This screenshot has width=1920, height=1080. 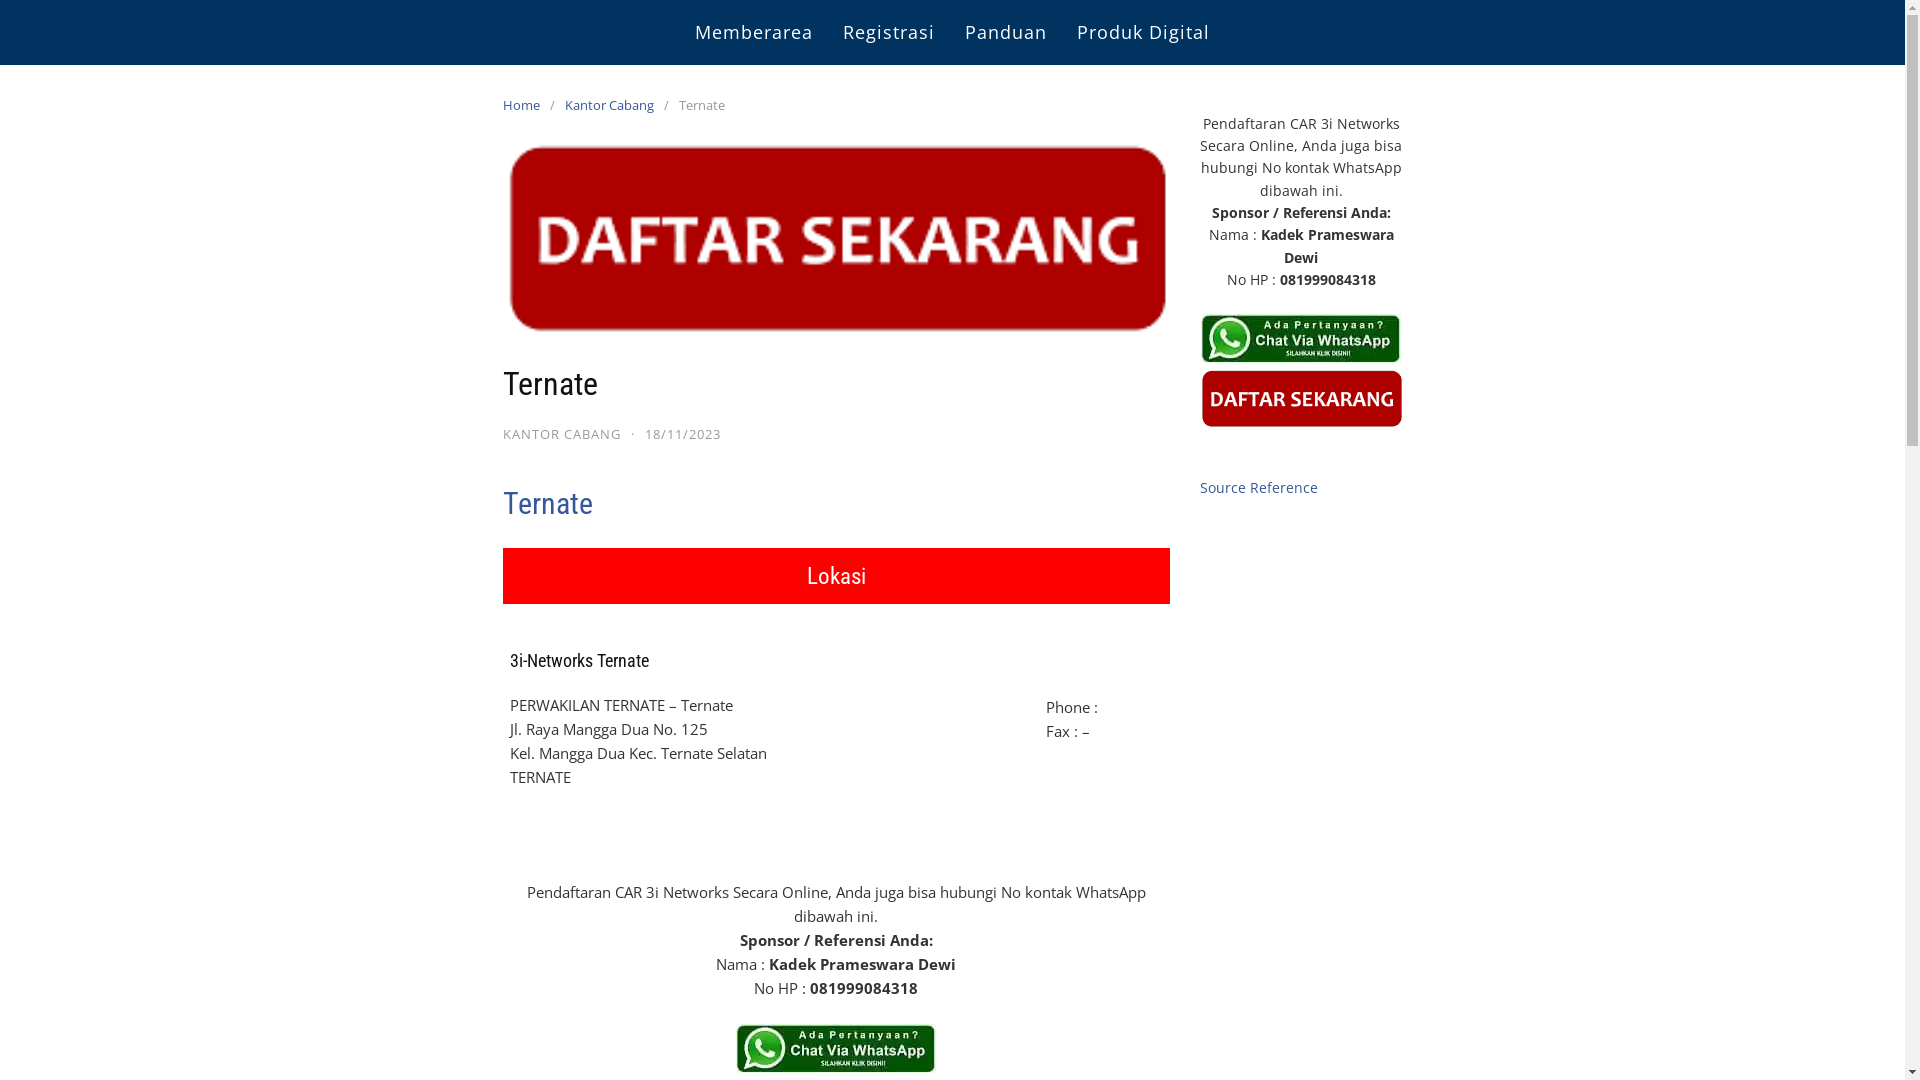 What do you see at coordinates (752, 32) in the screenshot?
I see `'Memberarea'` at bounding box center [752, 32].